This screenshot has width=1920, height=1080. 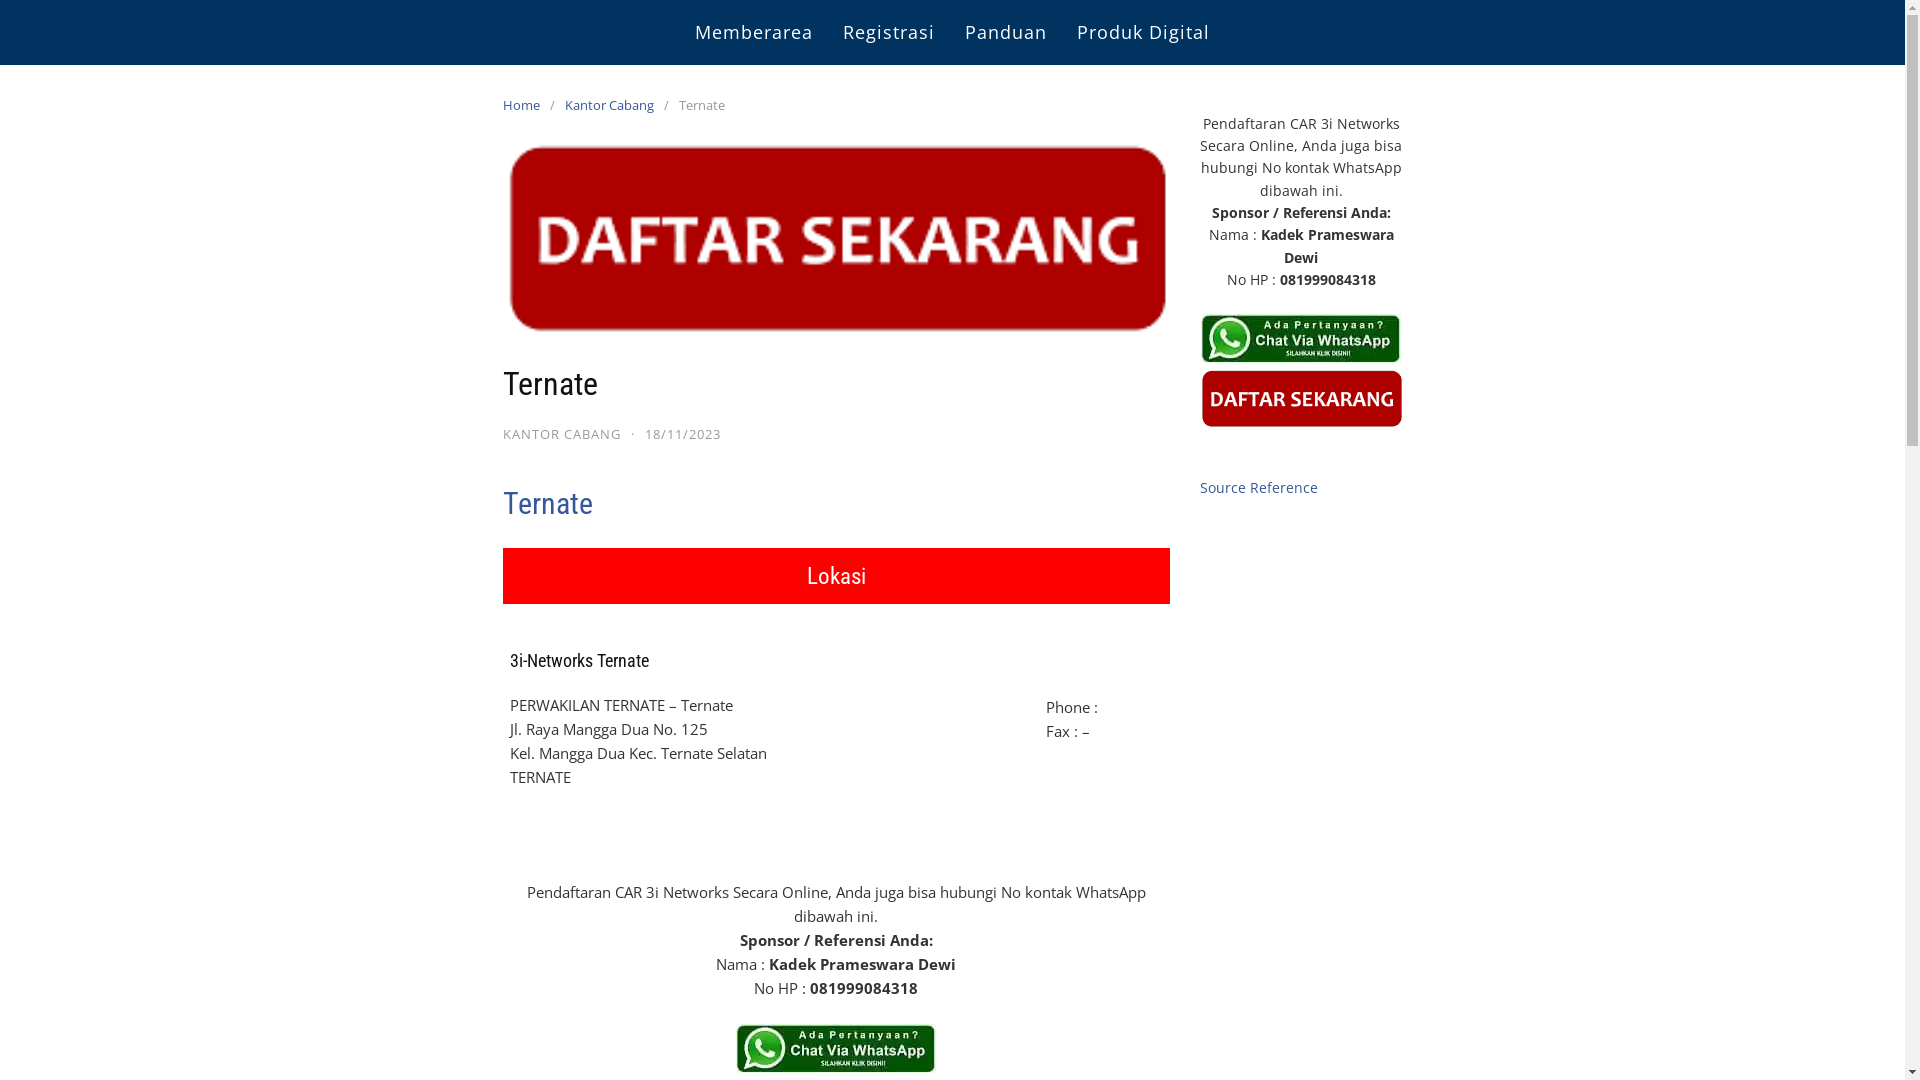 What do you see at coordinates (752, 32) in the screenshot?
I see `'Memberarea'` at bounding box center [752, 32].